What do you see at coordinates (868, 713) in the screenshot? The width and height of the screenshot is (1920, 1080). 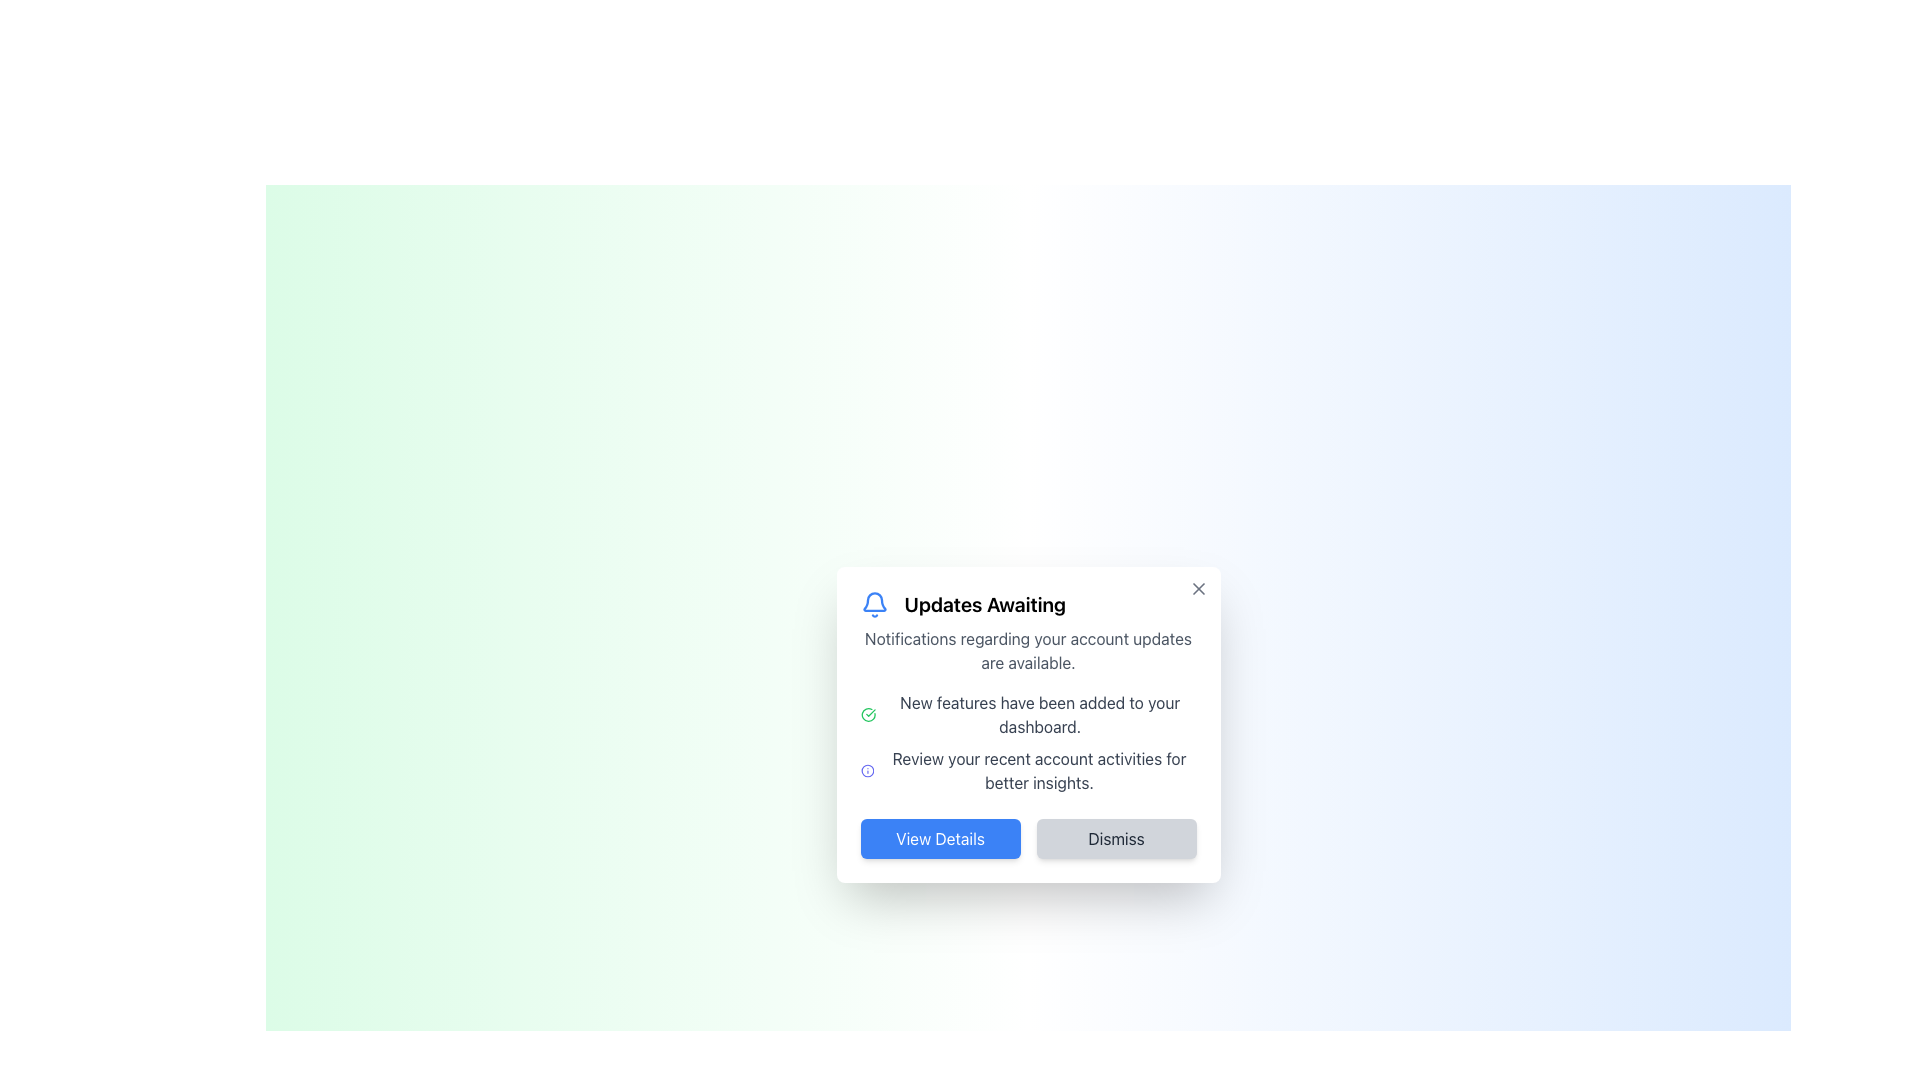 I see `the green circular icon with a check mark, which is located to the left of the text 'New features have been added to your dashboard.'` at bounding box center [868, 713].